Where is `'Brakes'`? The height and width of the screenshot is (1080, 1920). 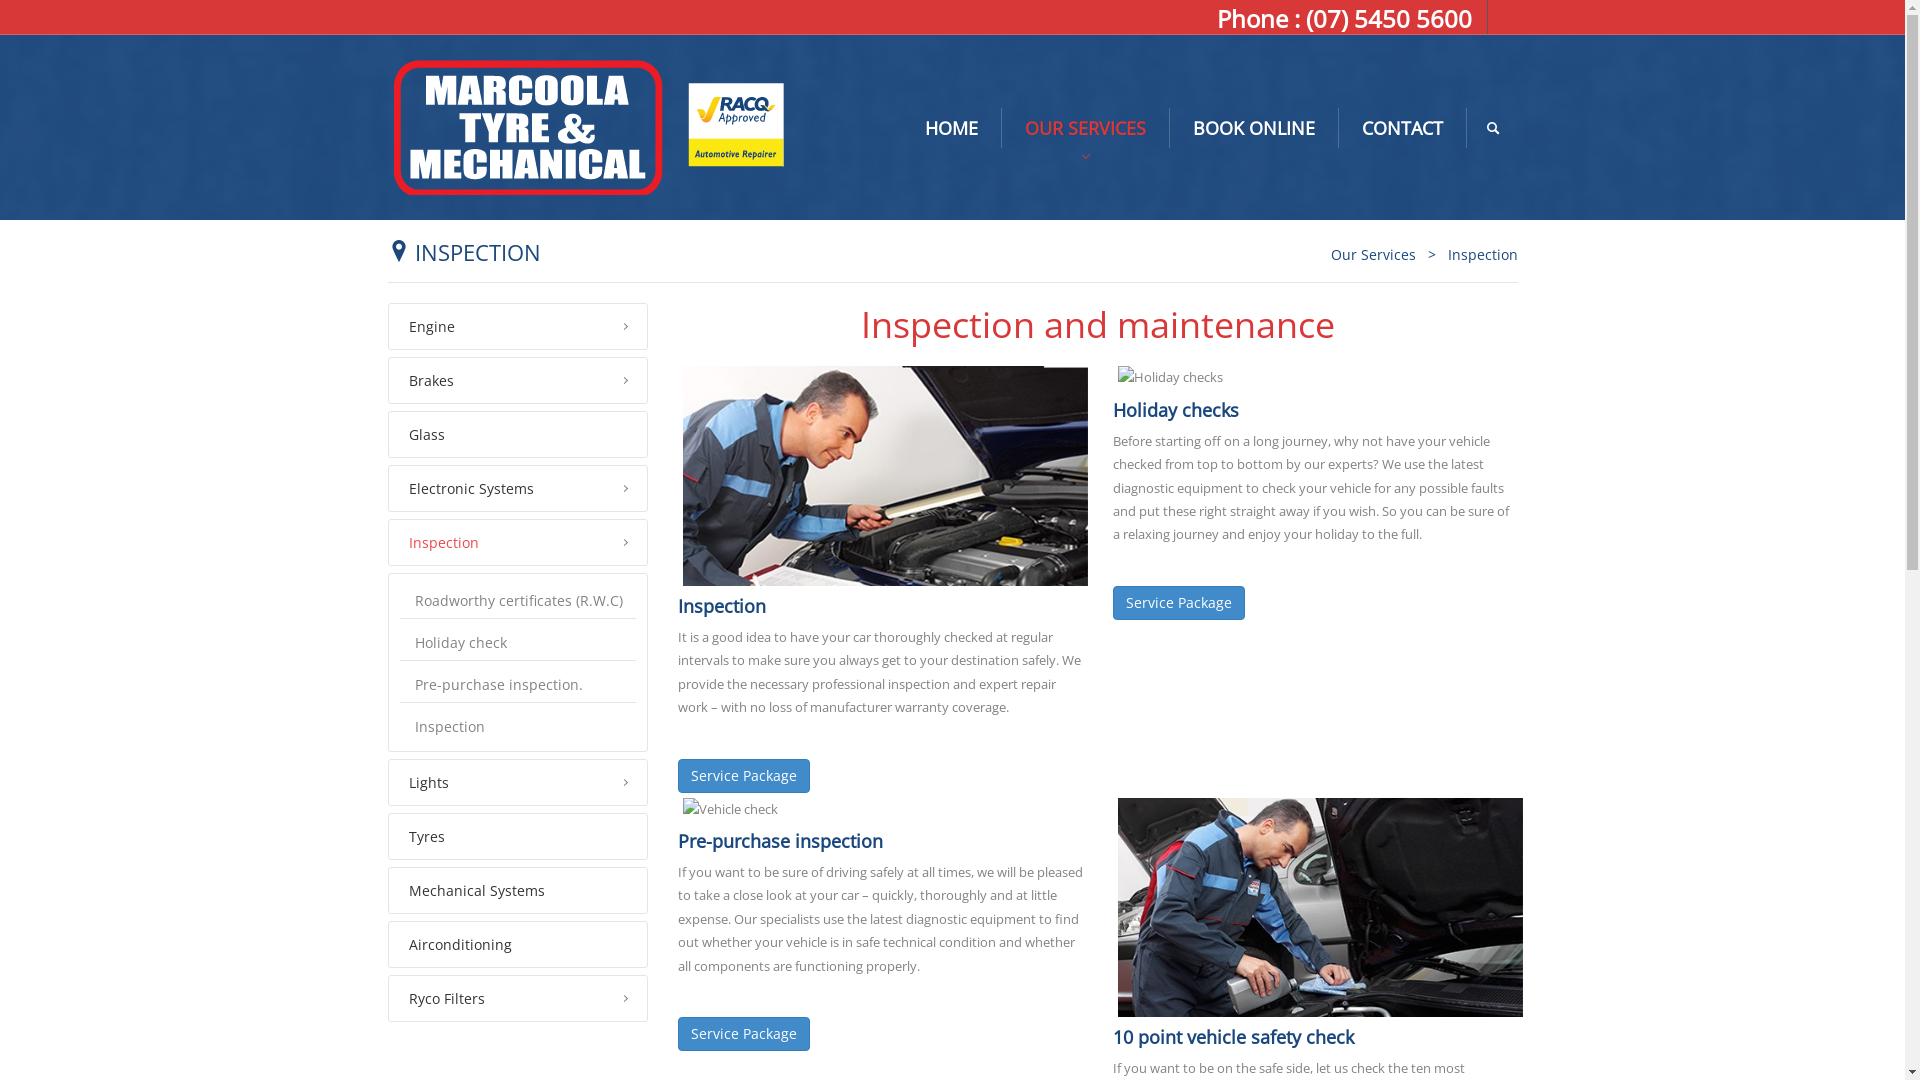
'Brakes' is located at coordinates (518, 380).